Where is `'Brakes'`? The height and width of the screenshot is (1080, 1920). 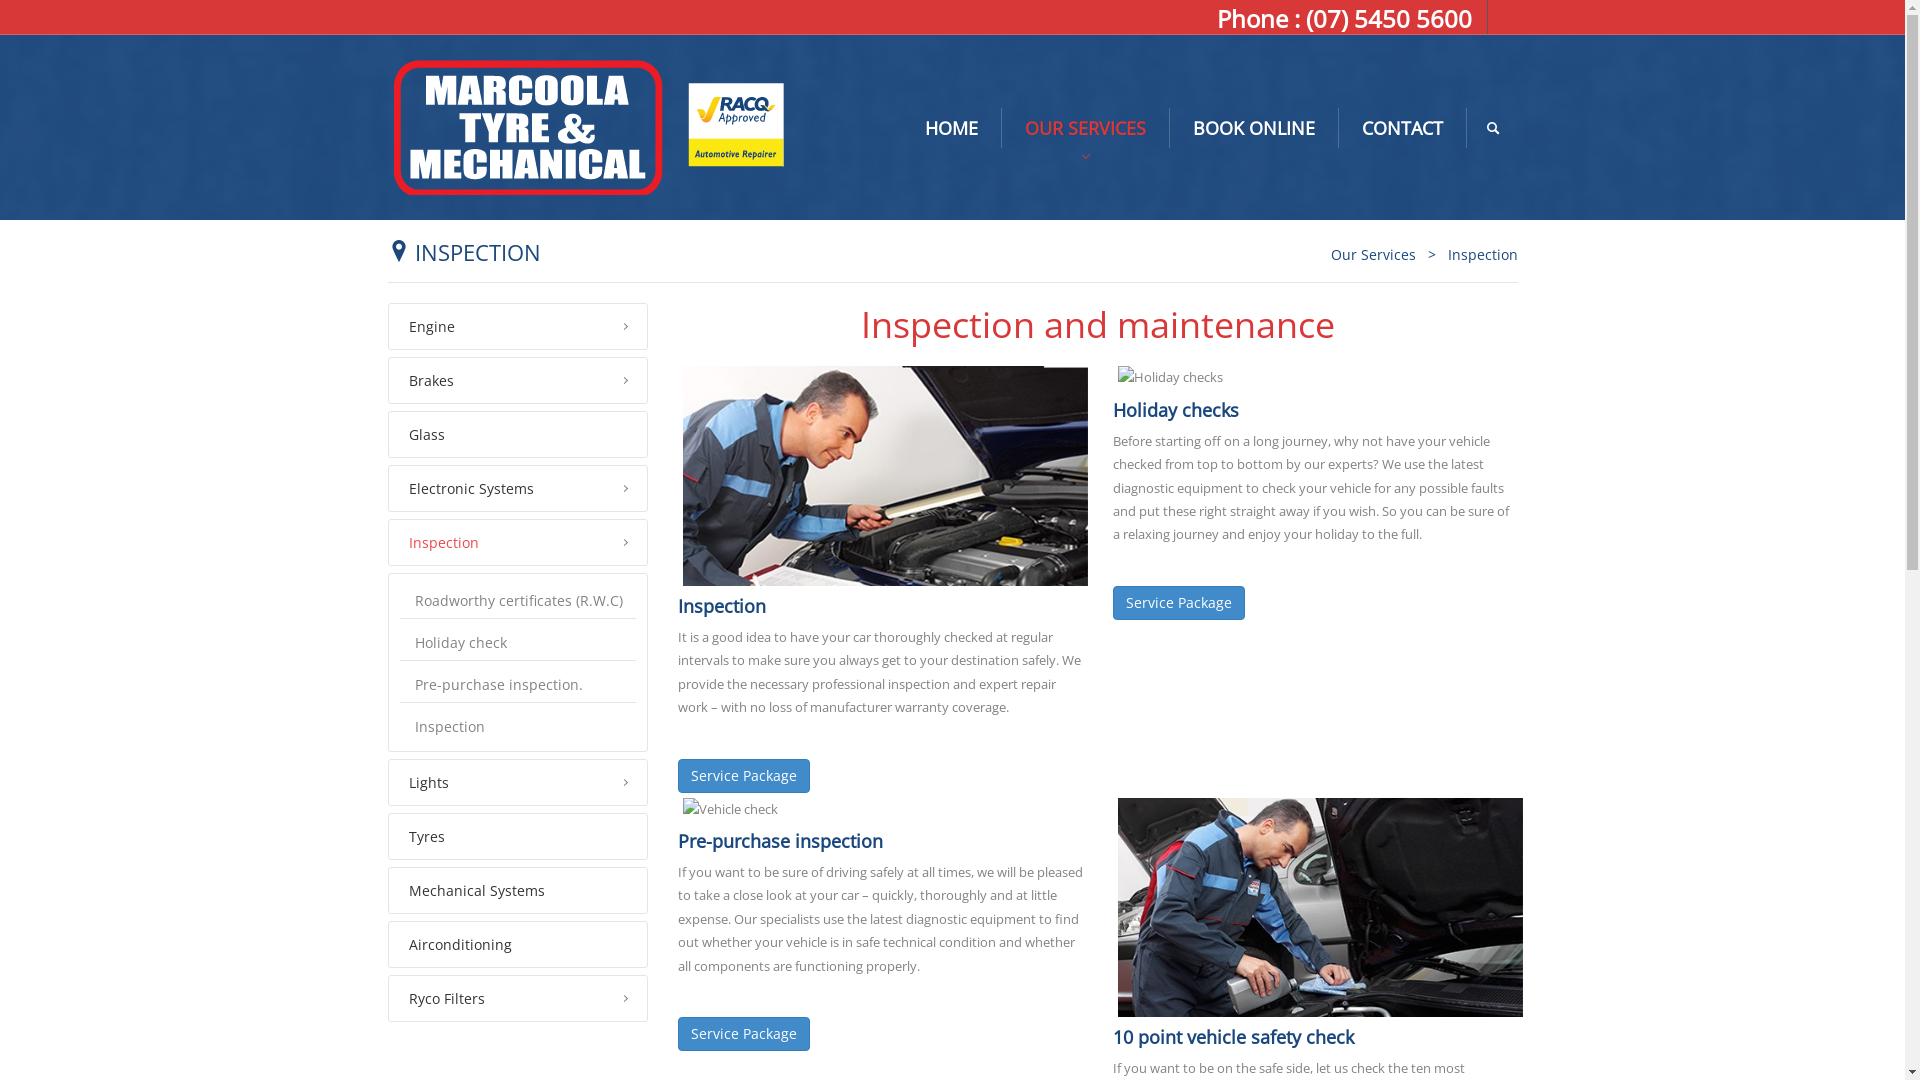
'Brakes' is located at coordinates (518, 380).